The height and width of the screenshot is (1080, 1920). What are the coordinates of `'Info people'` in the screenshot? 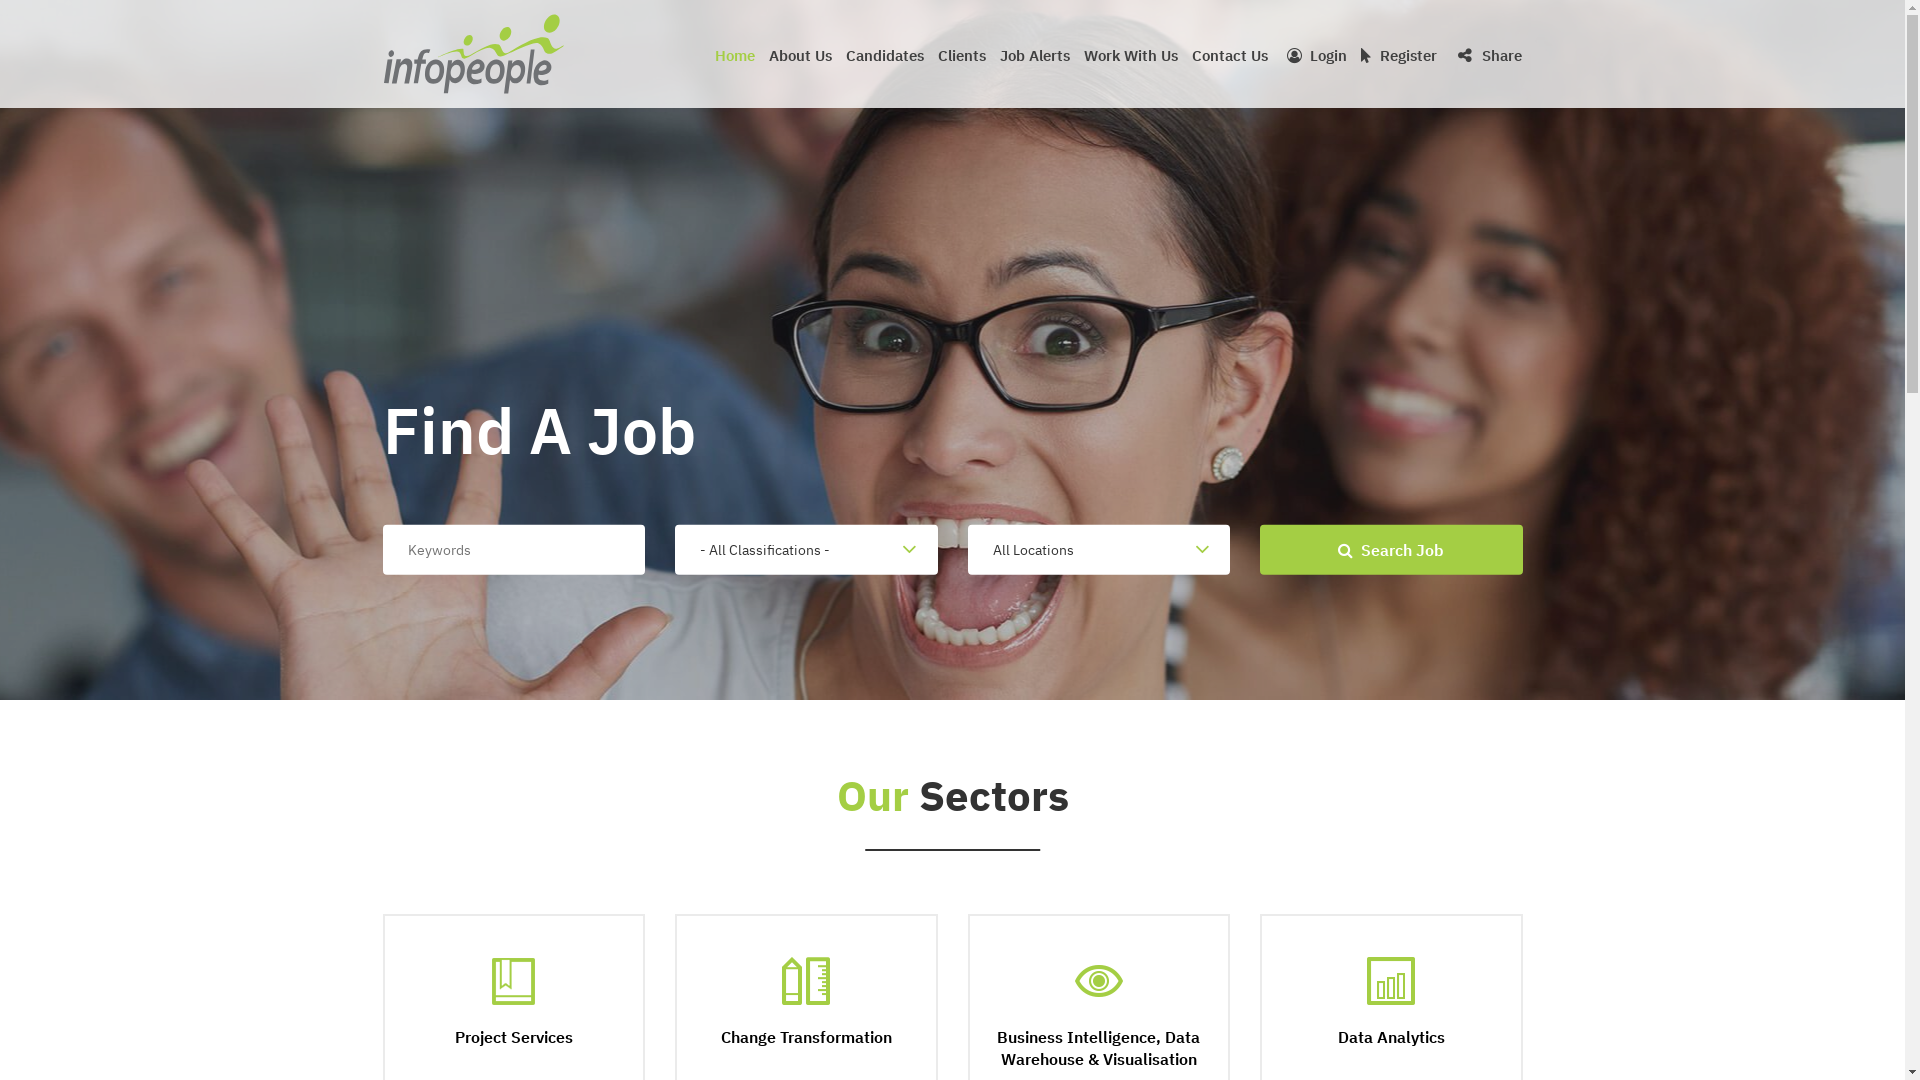 It's located at (473, 53).